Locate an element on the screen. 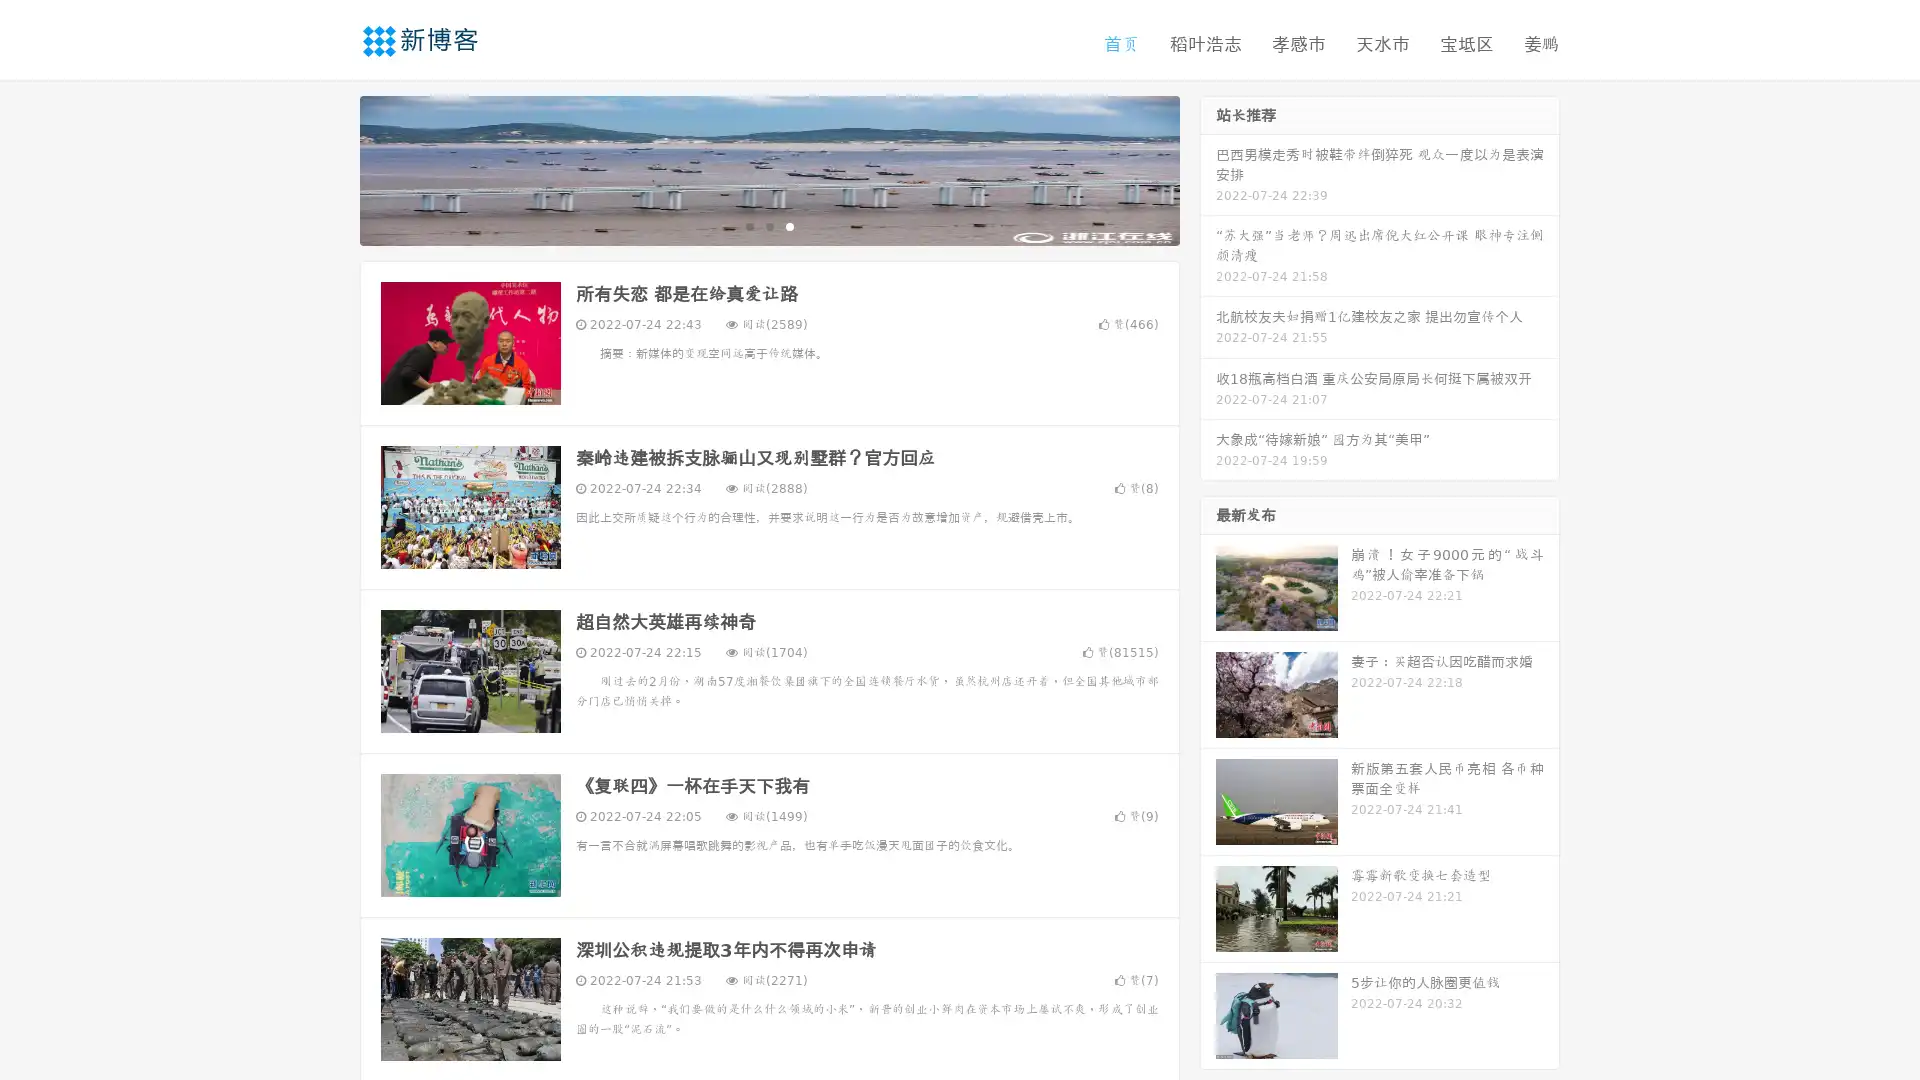  Previous slide is located at coordinates (330, 168).